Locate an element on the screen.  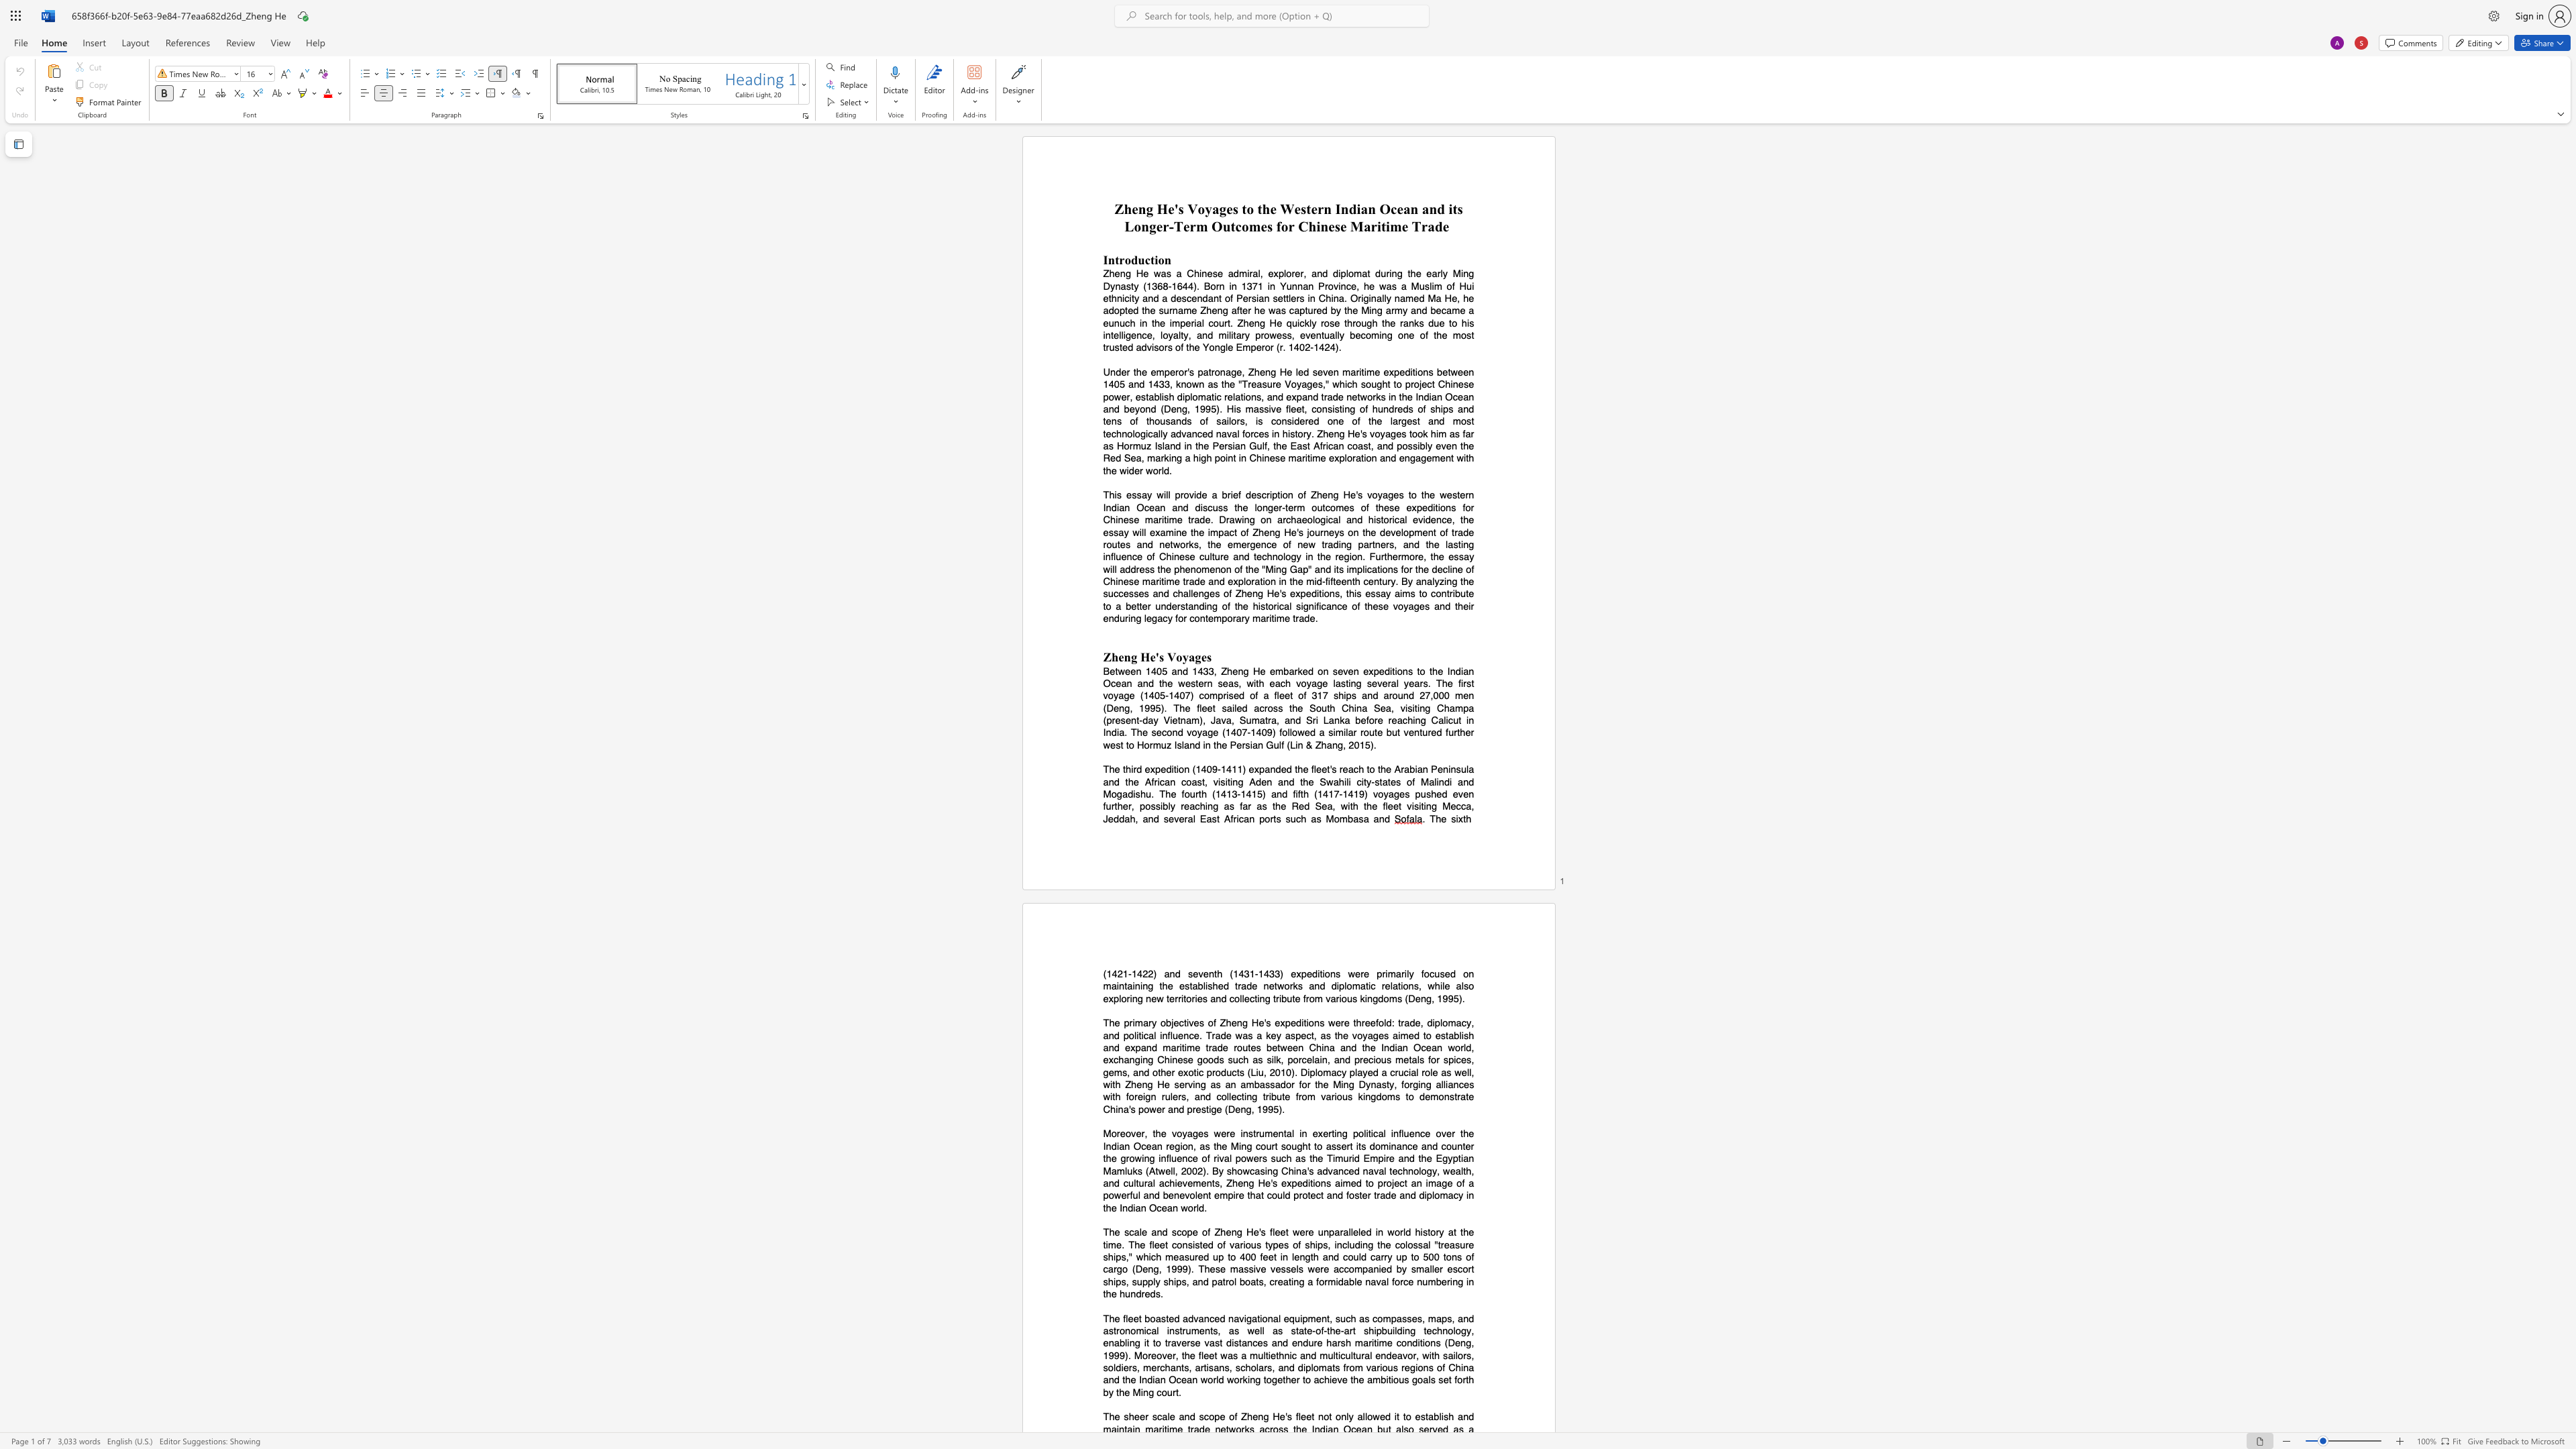
the subset text "ulf (Li" within the text "in India. The second voyage (1407-1409) followed a similar route but ventured further west to Hormuz Island in the Persian Gulf (Lin & Zhang, 2015)." is located at coordinates (1272, 743).